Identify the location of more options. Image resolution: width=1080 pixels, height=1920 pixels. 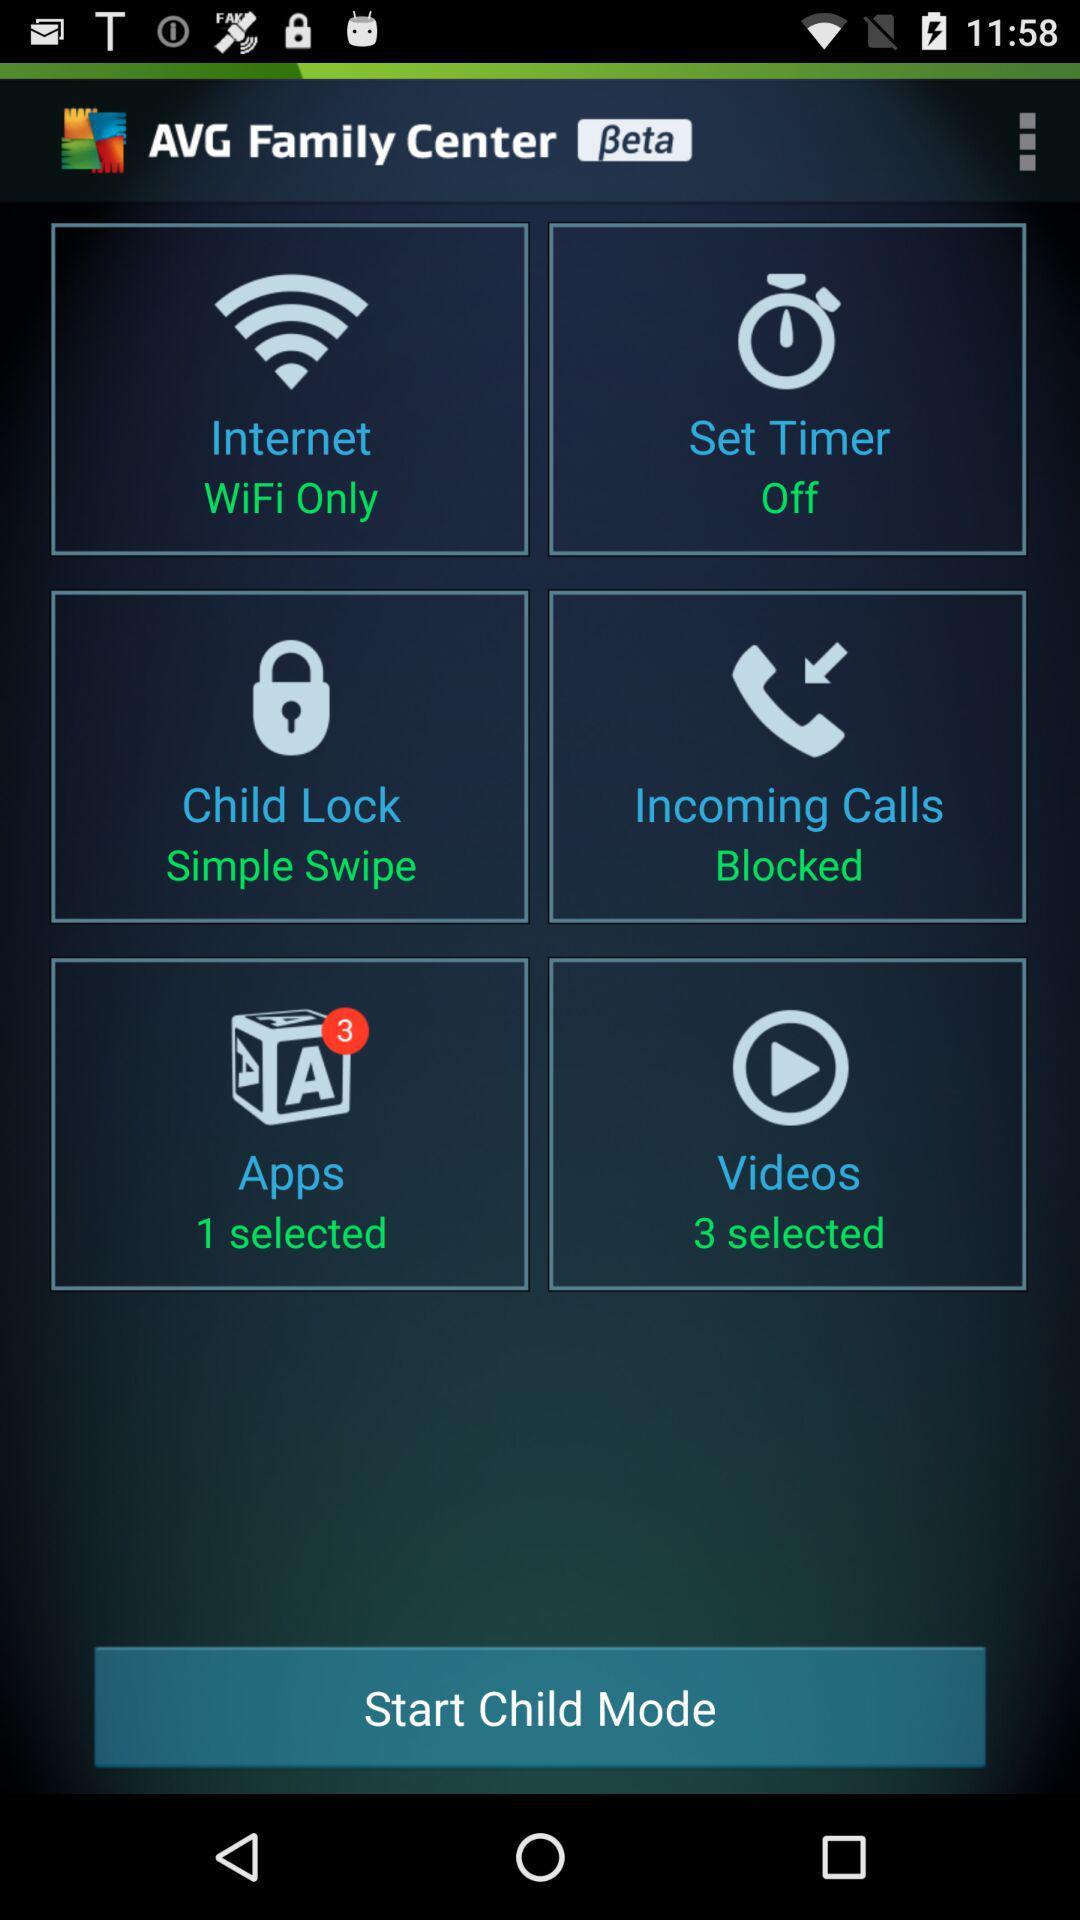
(1027, 140).